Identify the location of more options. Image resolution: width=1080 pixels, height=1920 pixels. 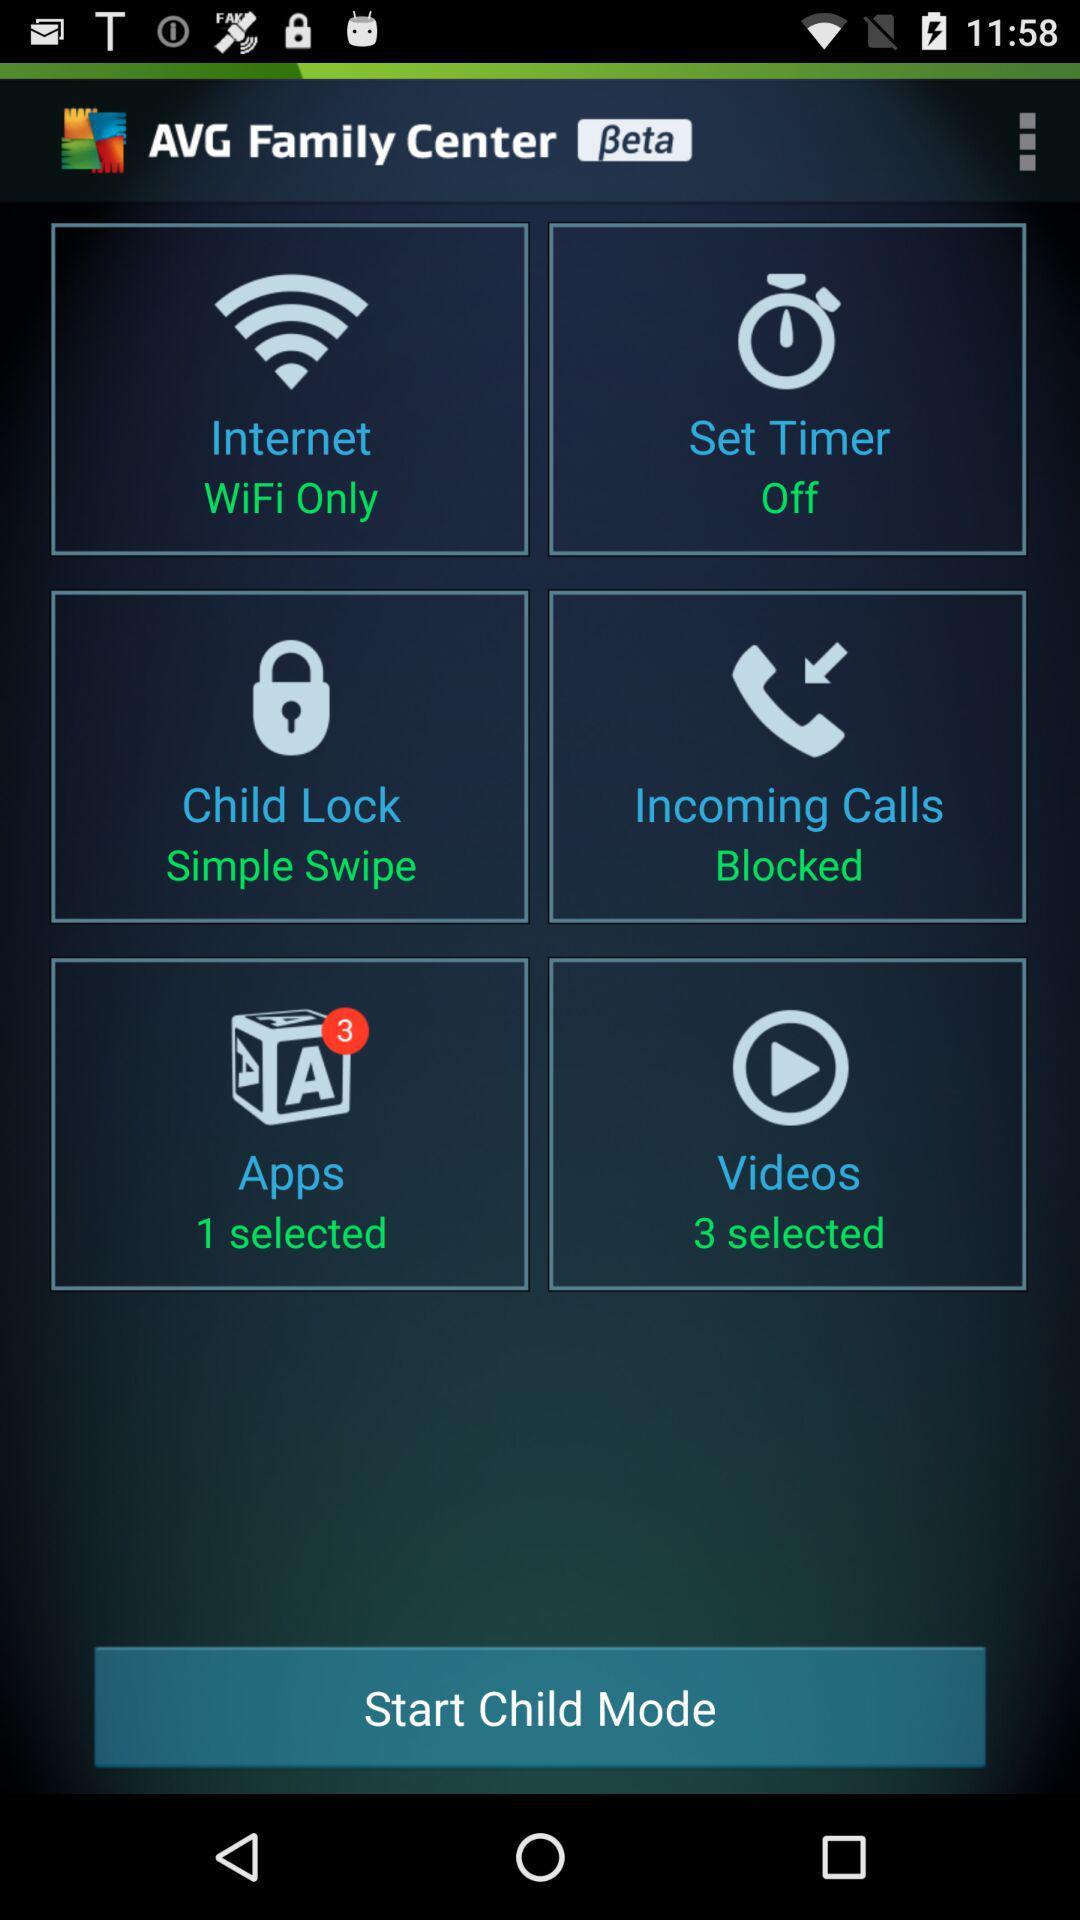
(1027, 140).